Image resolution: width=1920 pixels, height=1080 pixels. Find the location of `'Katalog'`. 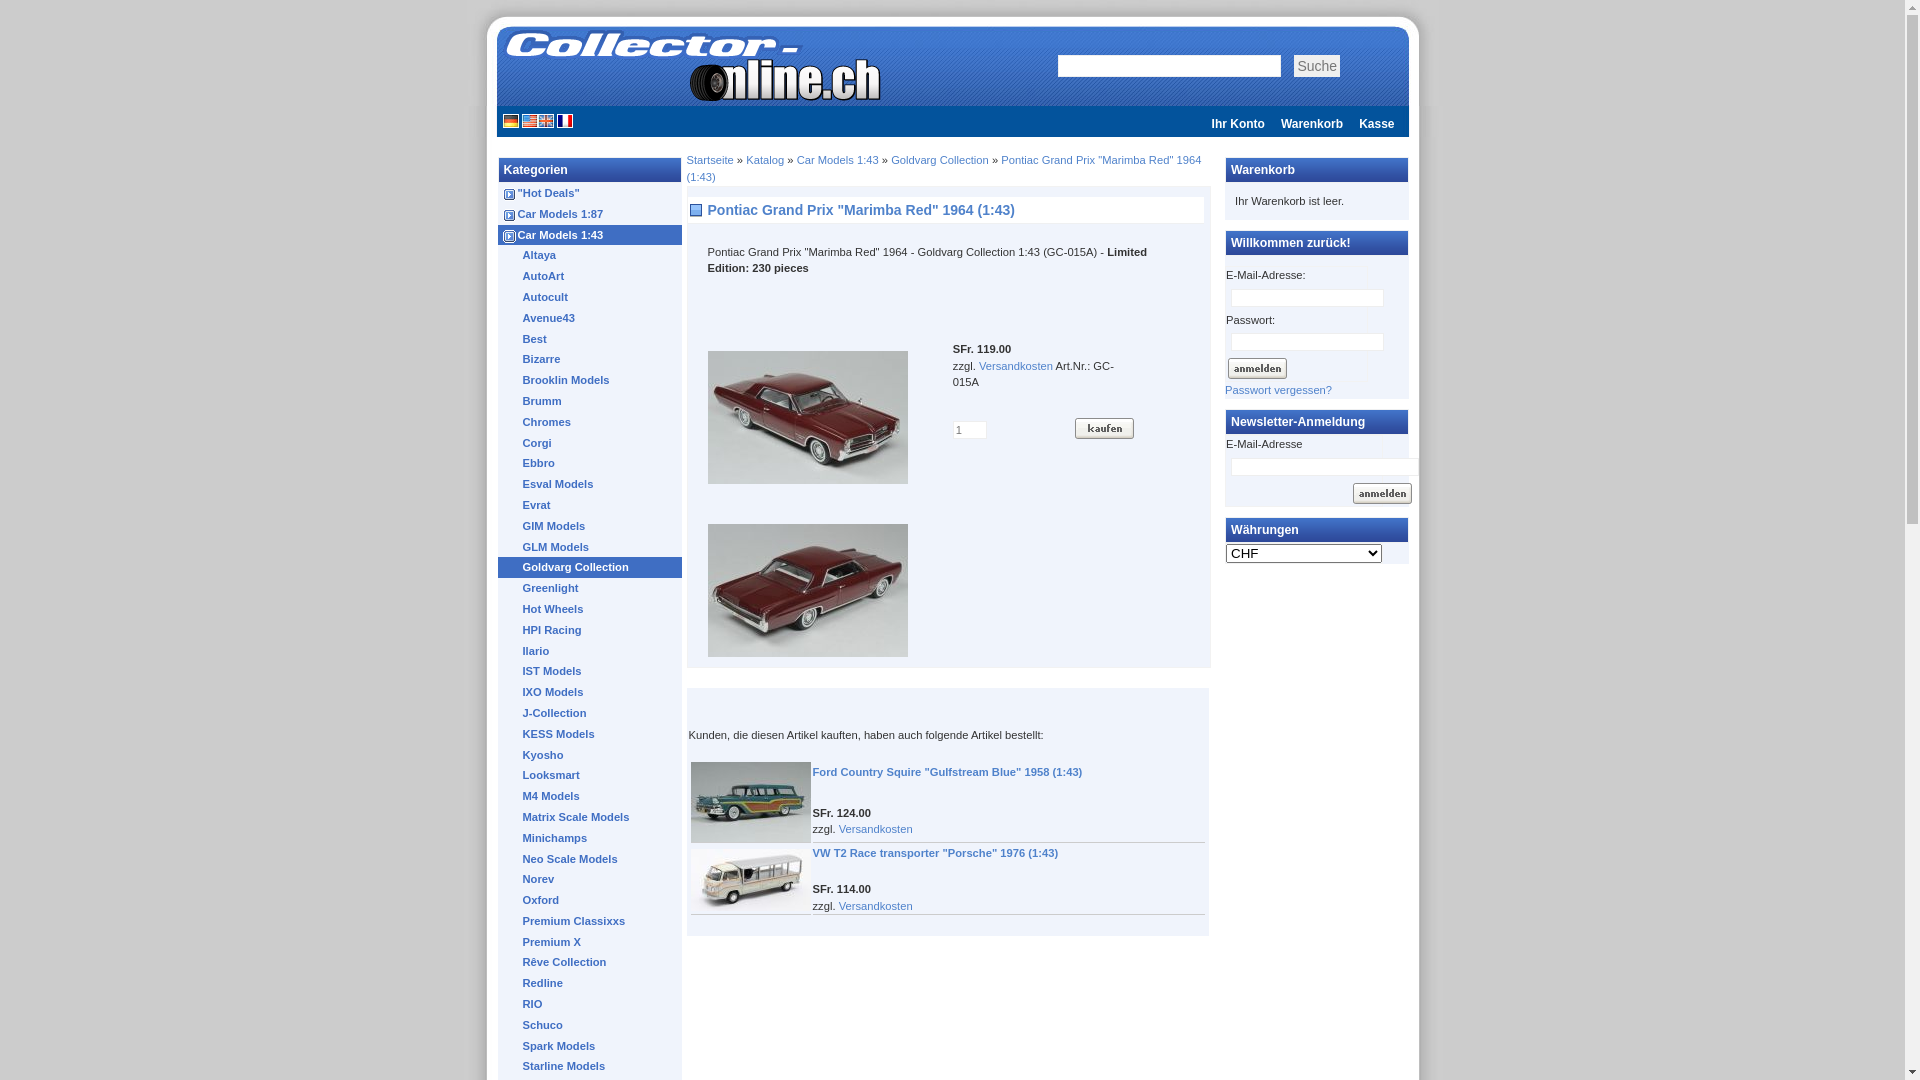

'Katalog' is located at coordinates (744, 158).